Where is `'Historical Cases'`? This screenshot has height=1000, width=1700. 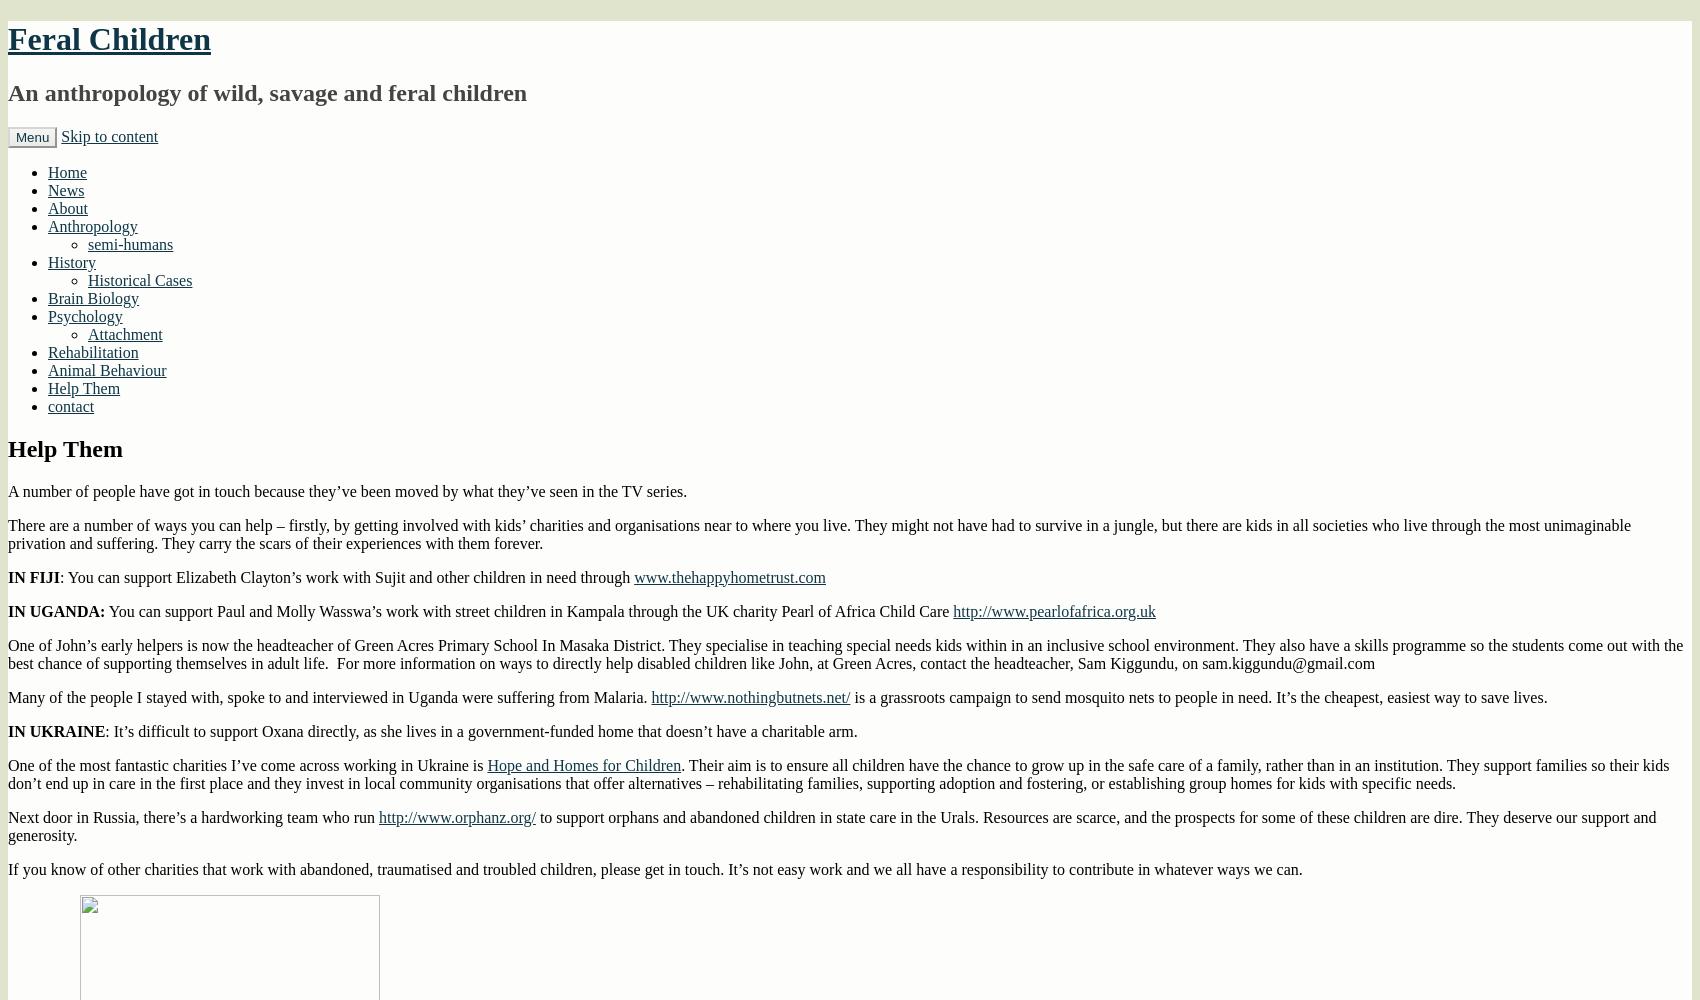 'Historical Cases' is located at coordinates (139, 279).